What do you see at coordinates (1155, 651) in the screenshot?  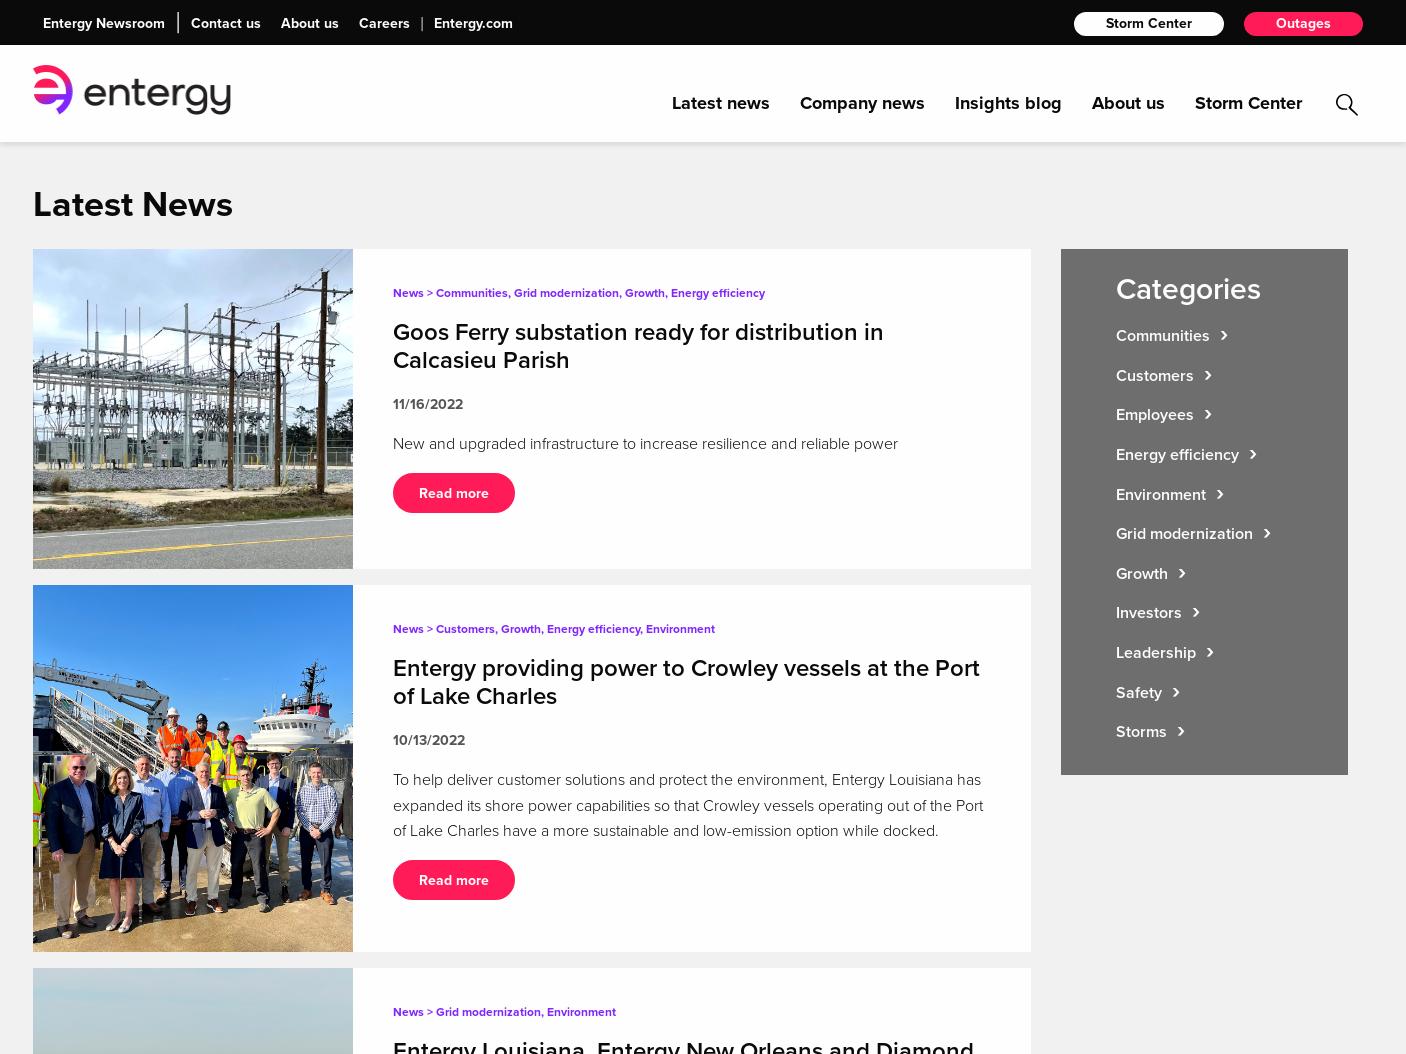 I see `'Leadership'` at bounding box center [1155, 651].